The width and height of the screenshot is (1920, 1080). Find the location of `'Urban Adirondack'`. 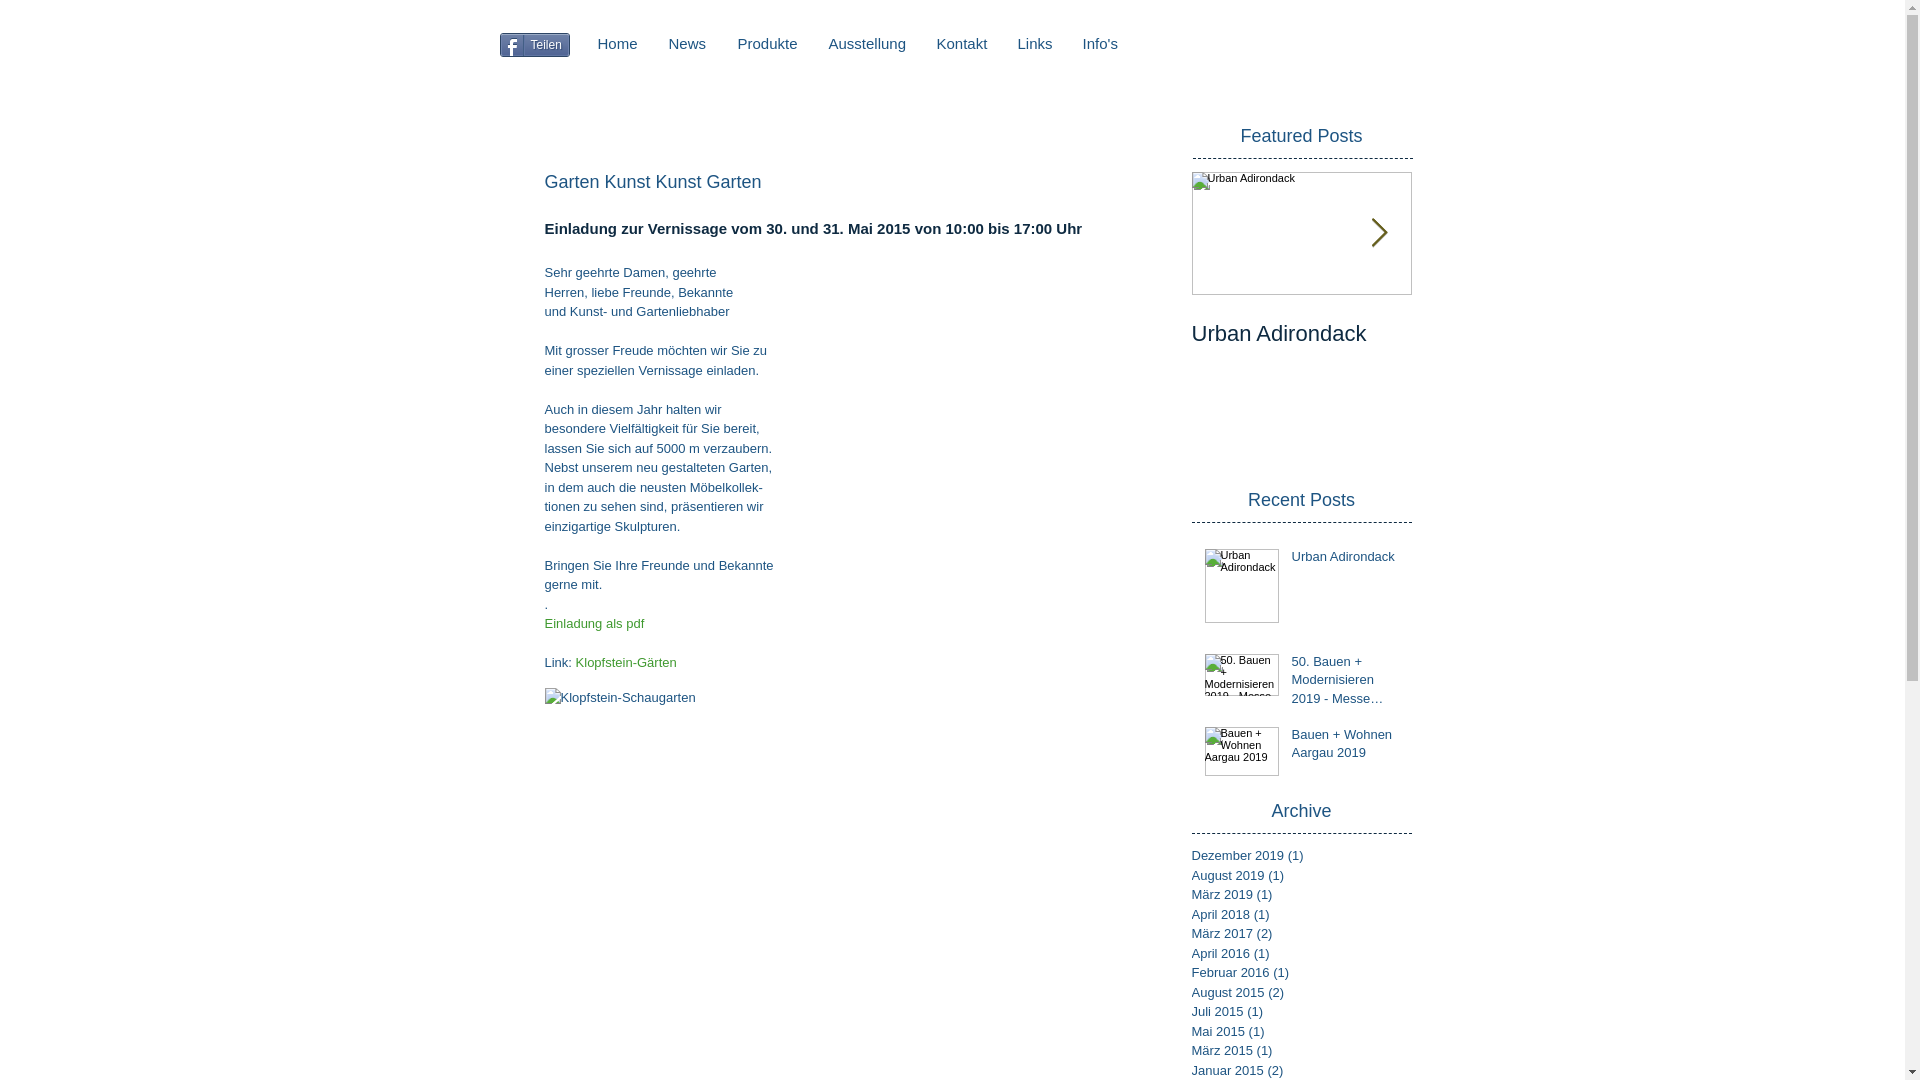

'Urban Adirondack' is located at coordinates (1345, 560).